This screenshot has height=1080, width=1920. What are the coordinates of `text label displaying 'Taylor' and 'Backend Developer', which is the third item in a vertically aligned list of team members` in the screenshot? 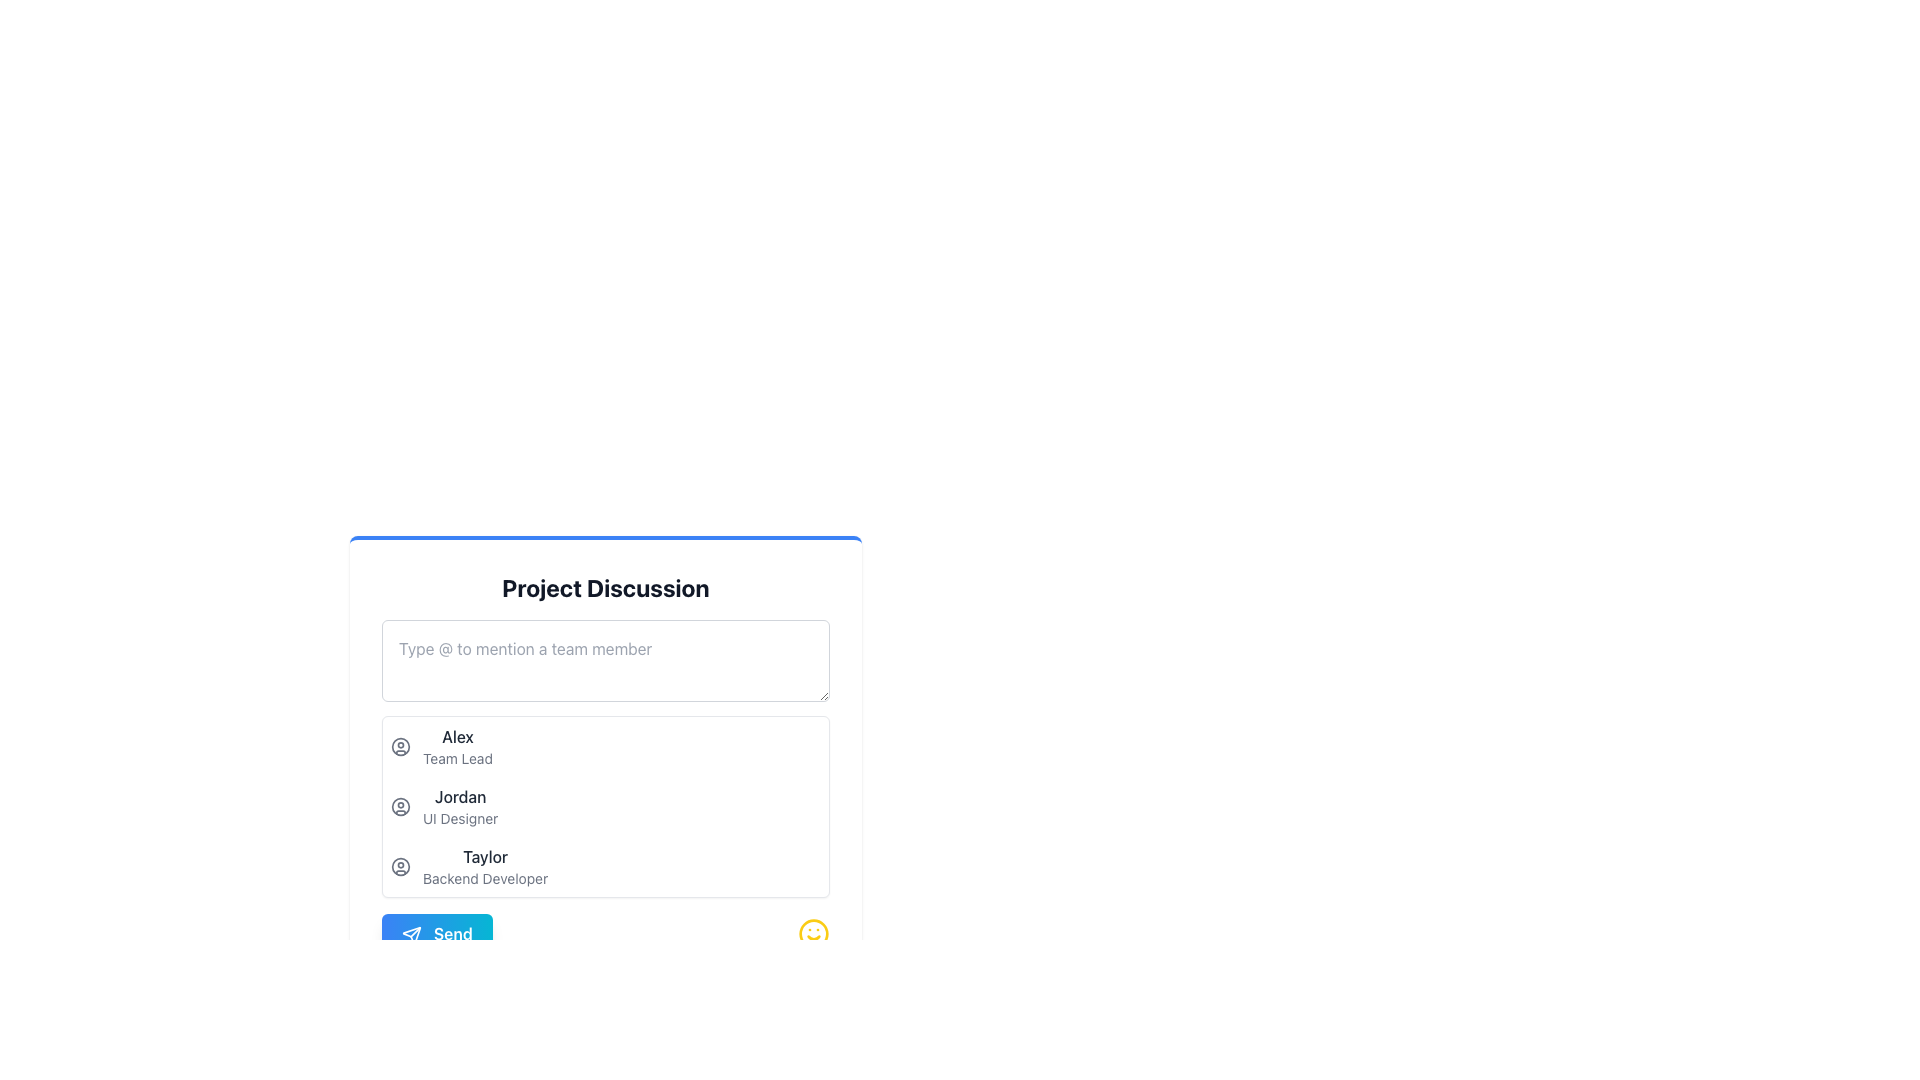 It's located at (485, 866).